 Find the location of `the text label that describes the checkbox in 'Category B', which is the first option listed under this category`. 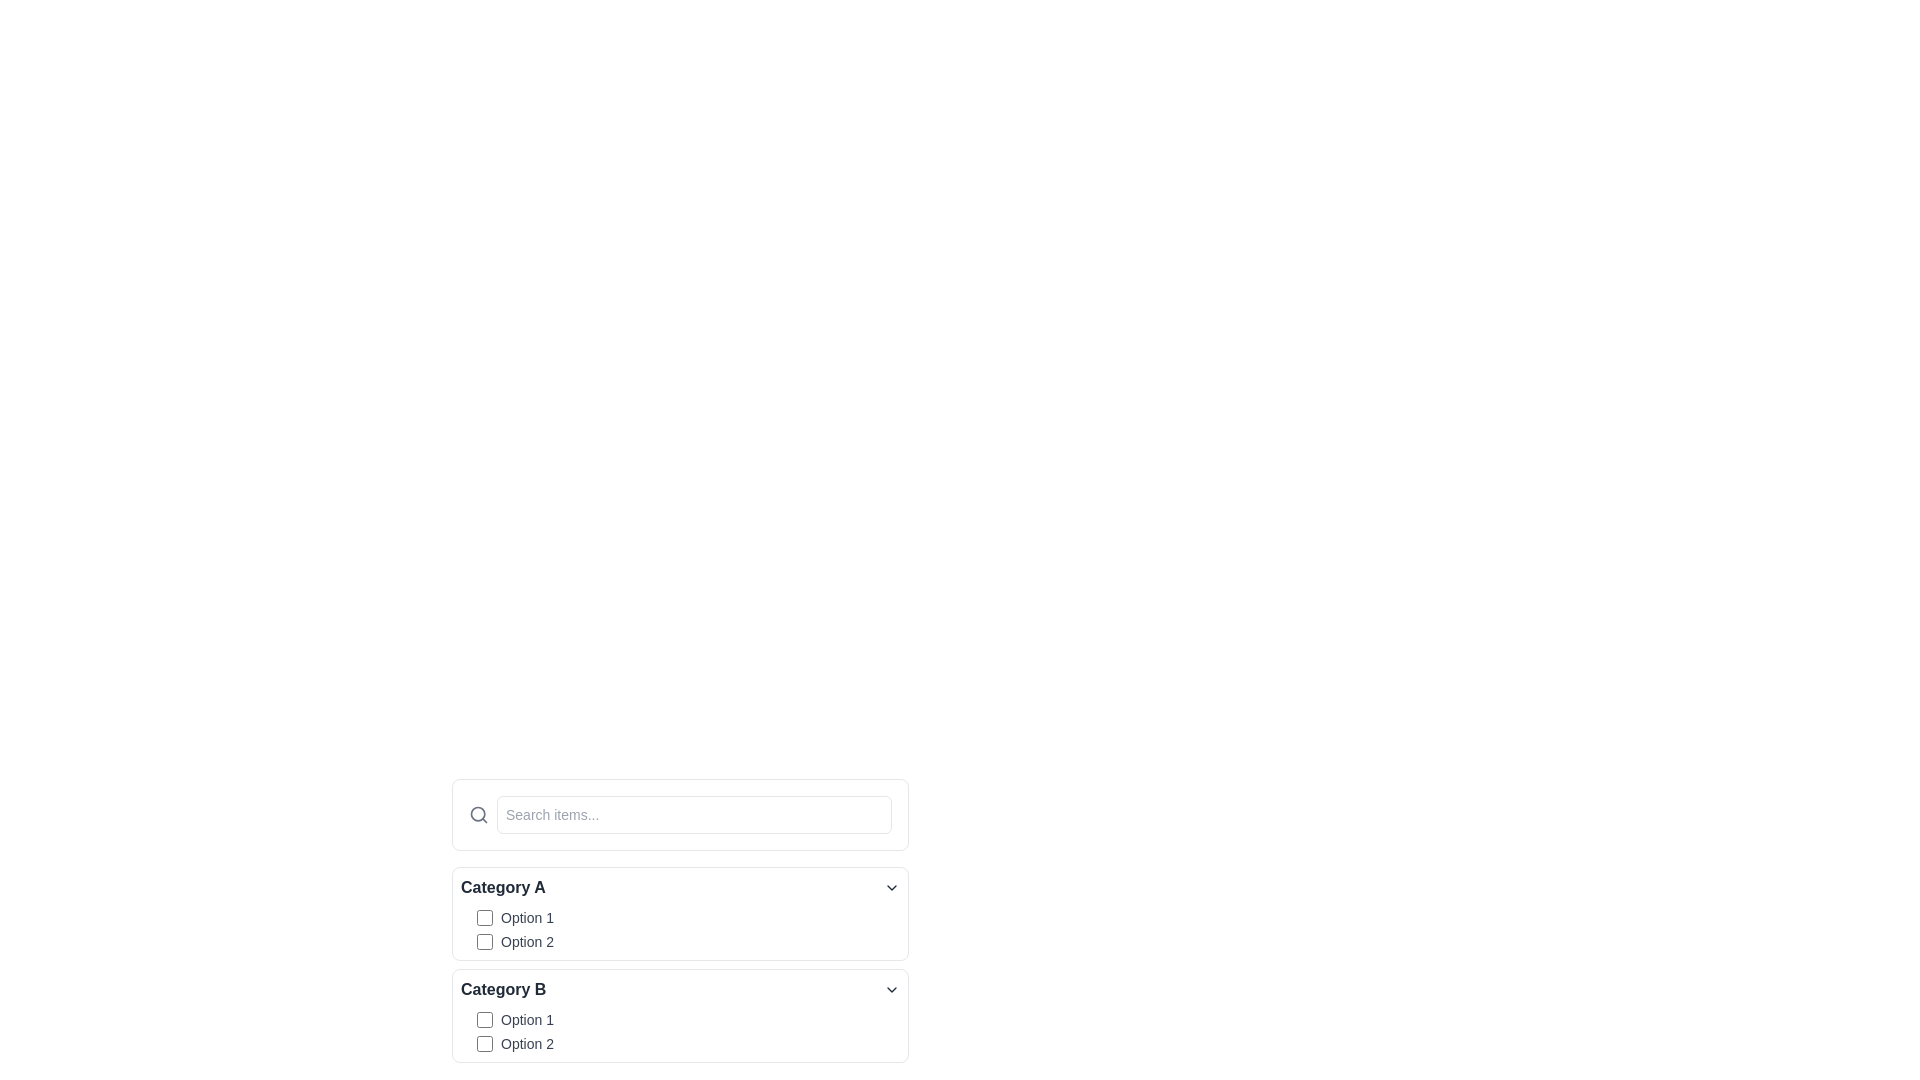

the text label that describes the checkbox in 'Category B', which is the first option listed under this category is located at coordinates (527, 1019).